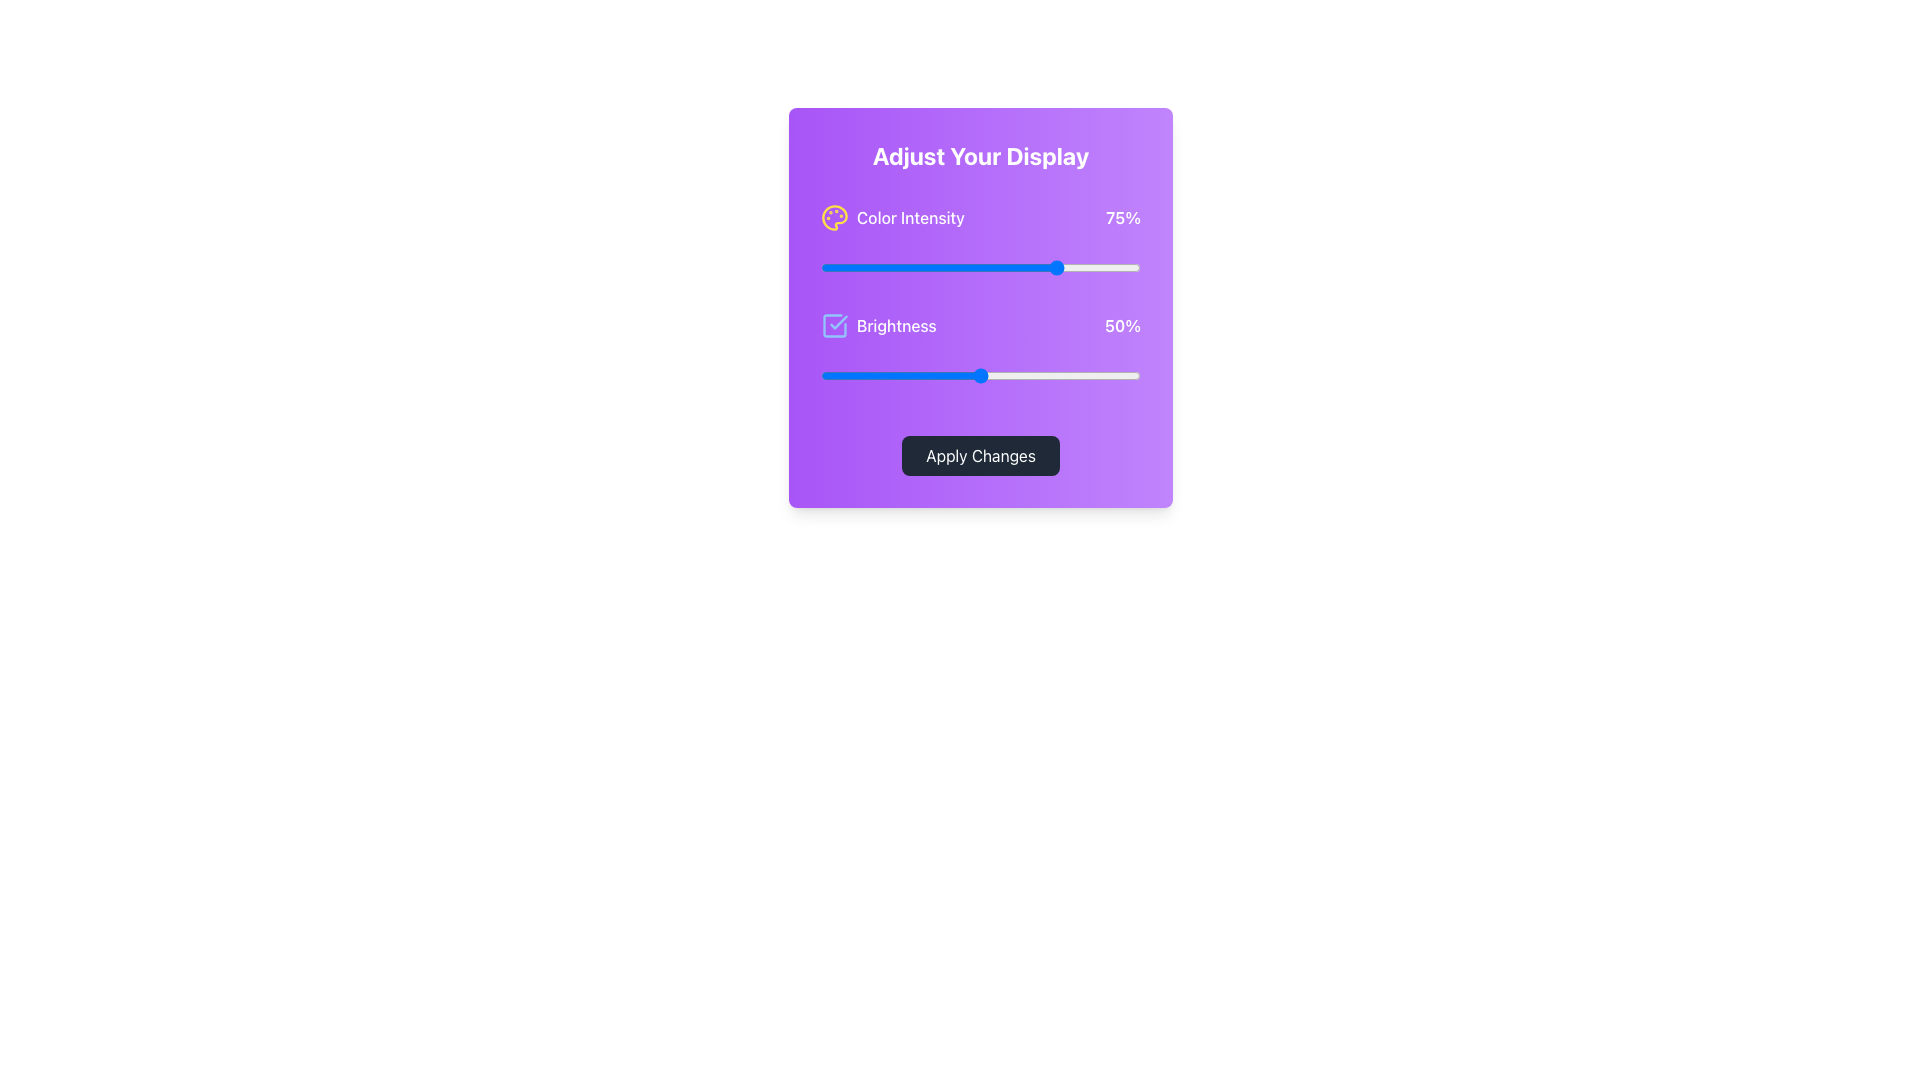  Describe the element at coordinates (880, 266) in the screenshot. I see `the slider` at that location.